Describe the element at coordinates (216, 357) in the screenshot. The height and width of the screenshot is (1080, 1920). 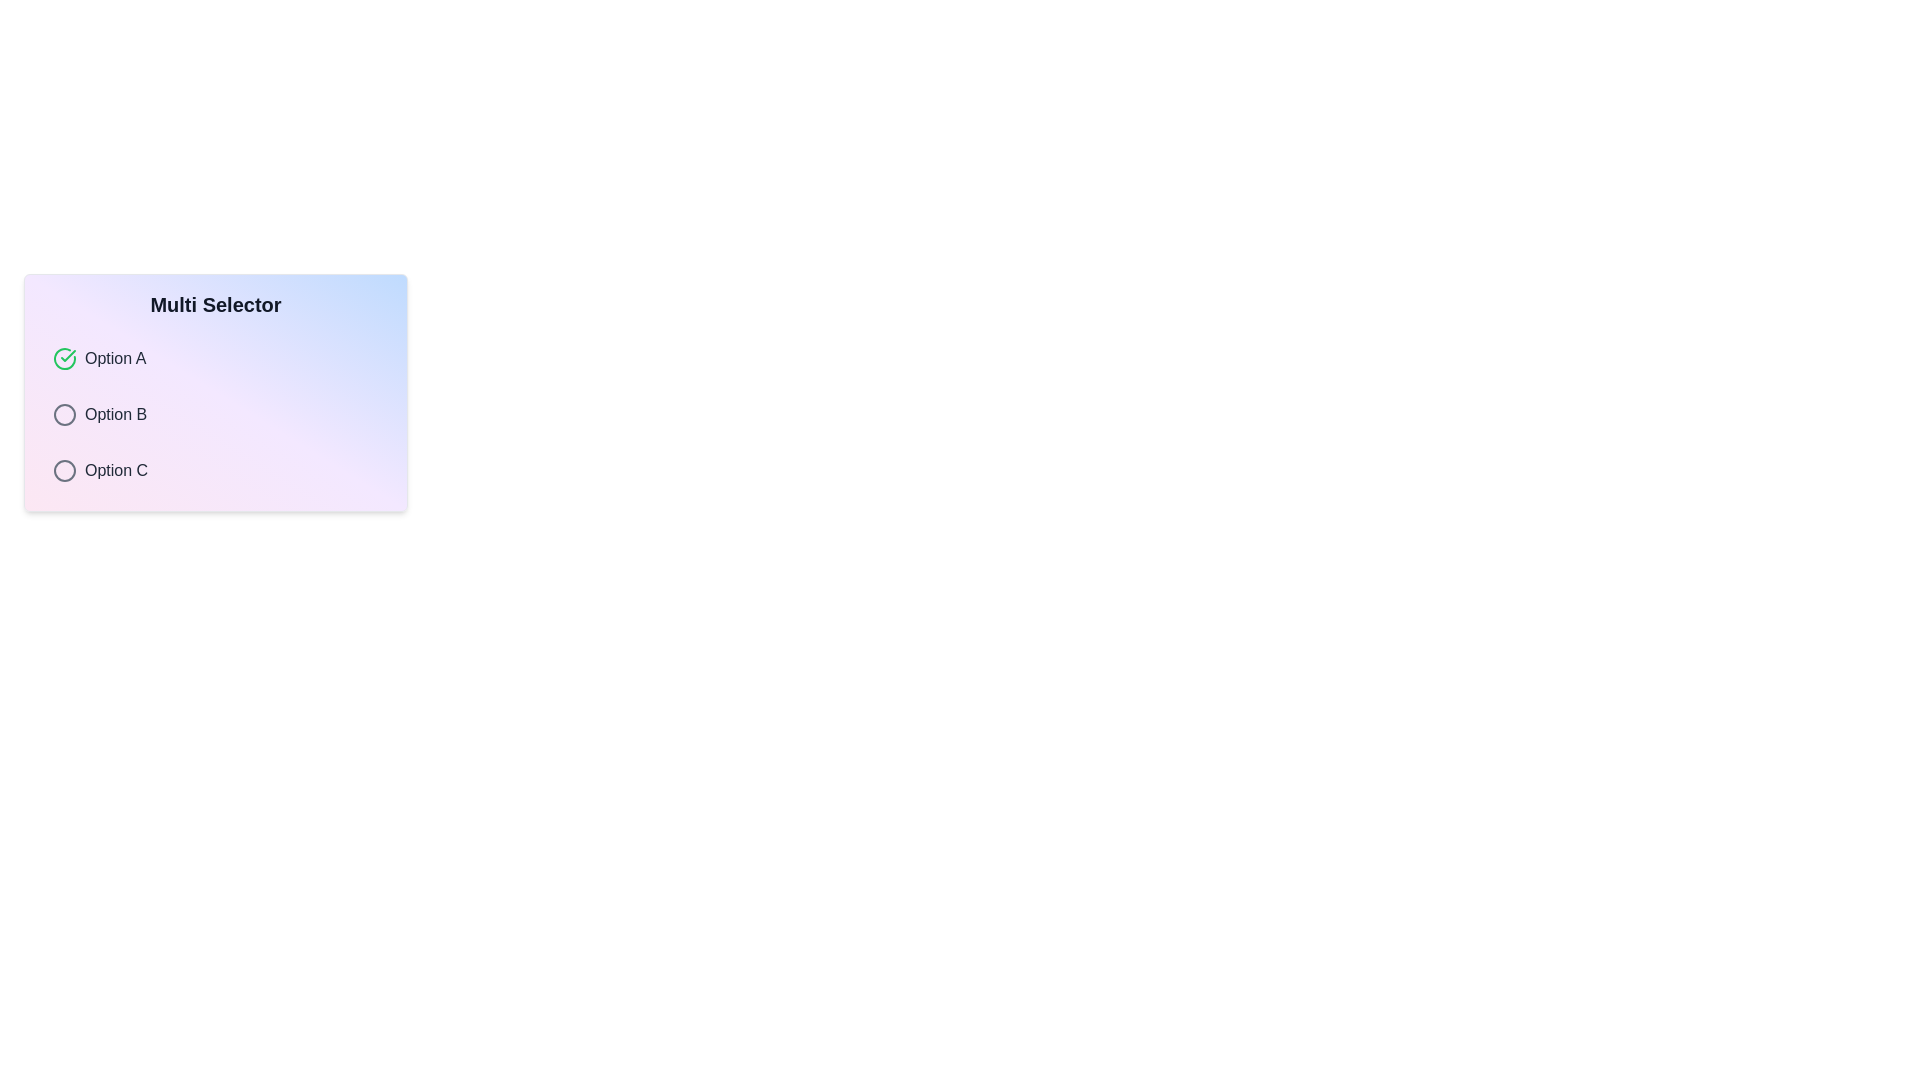
I see `the option Option A from the list` at that location.